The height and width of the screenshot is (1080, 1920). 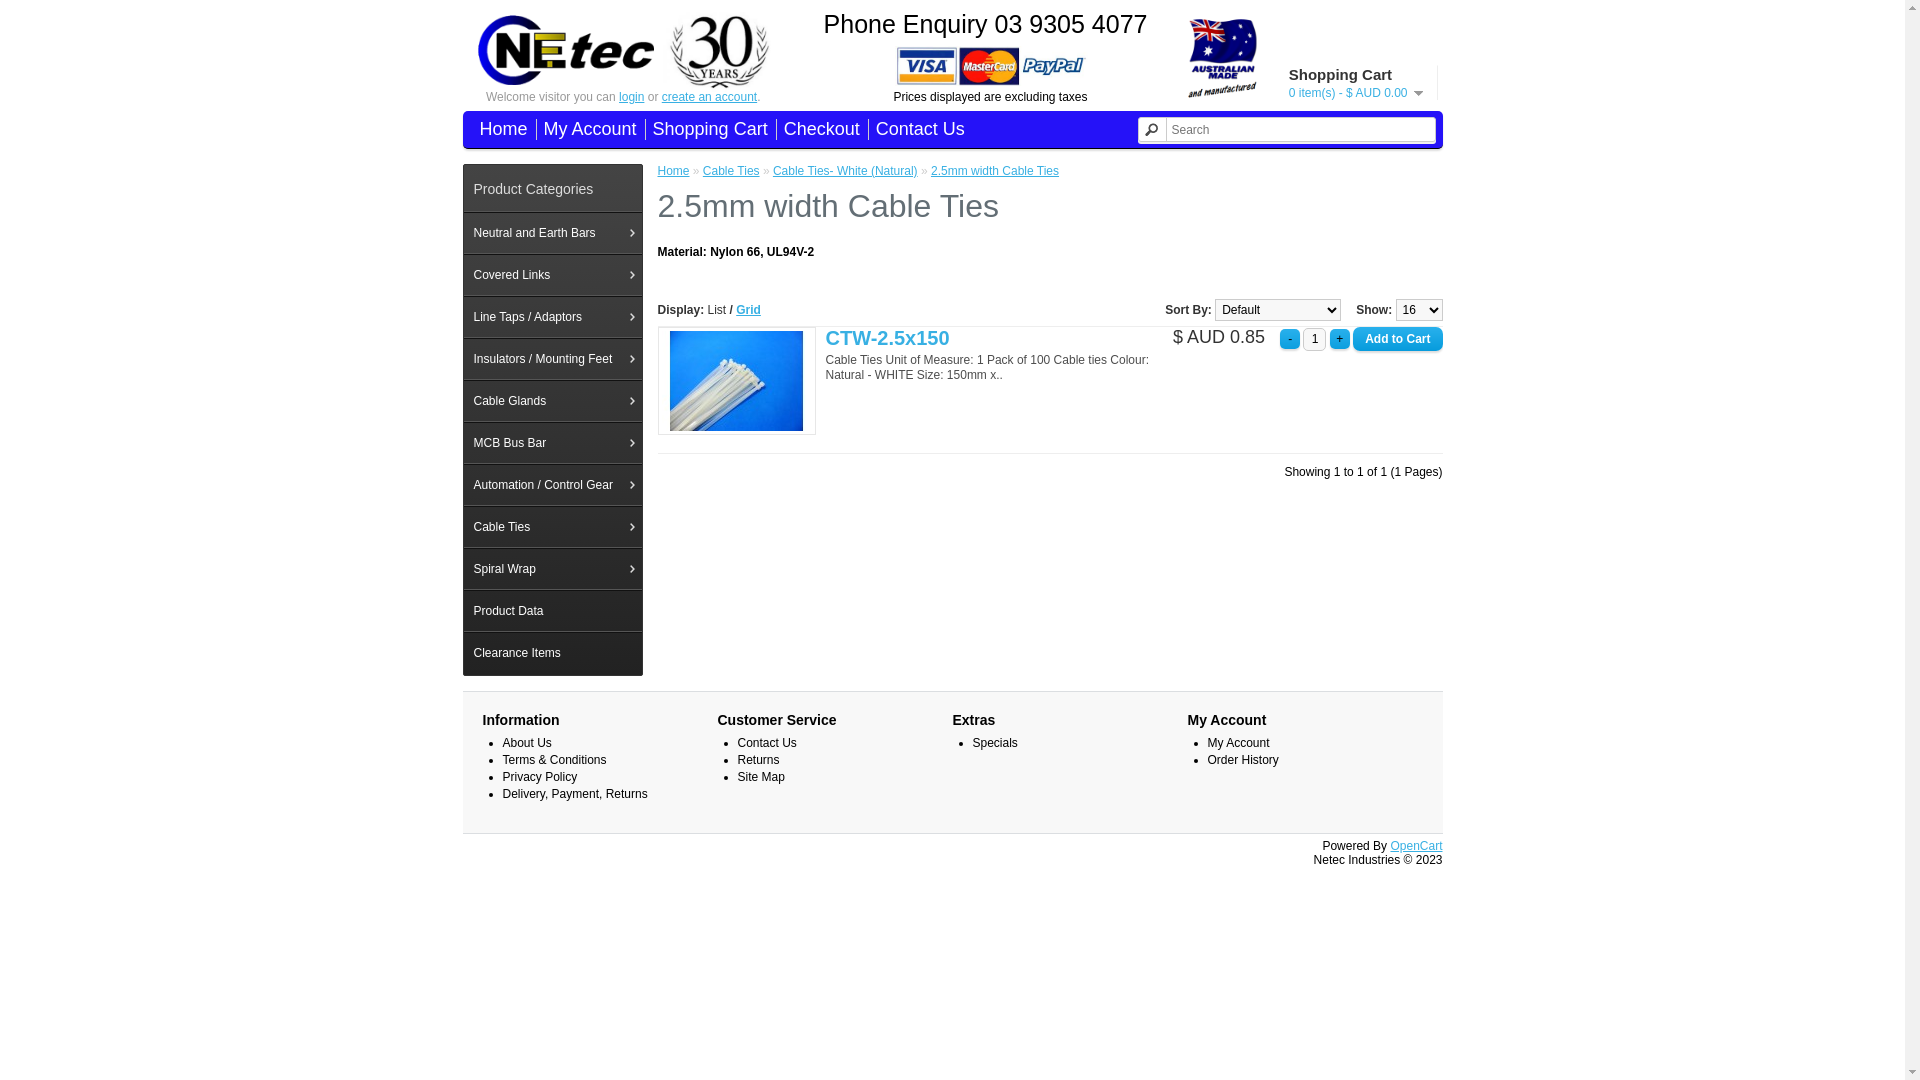 I want to click on 'Privacy Policy', so click(x=539, y=775).